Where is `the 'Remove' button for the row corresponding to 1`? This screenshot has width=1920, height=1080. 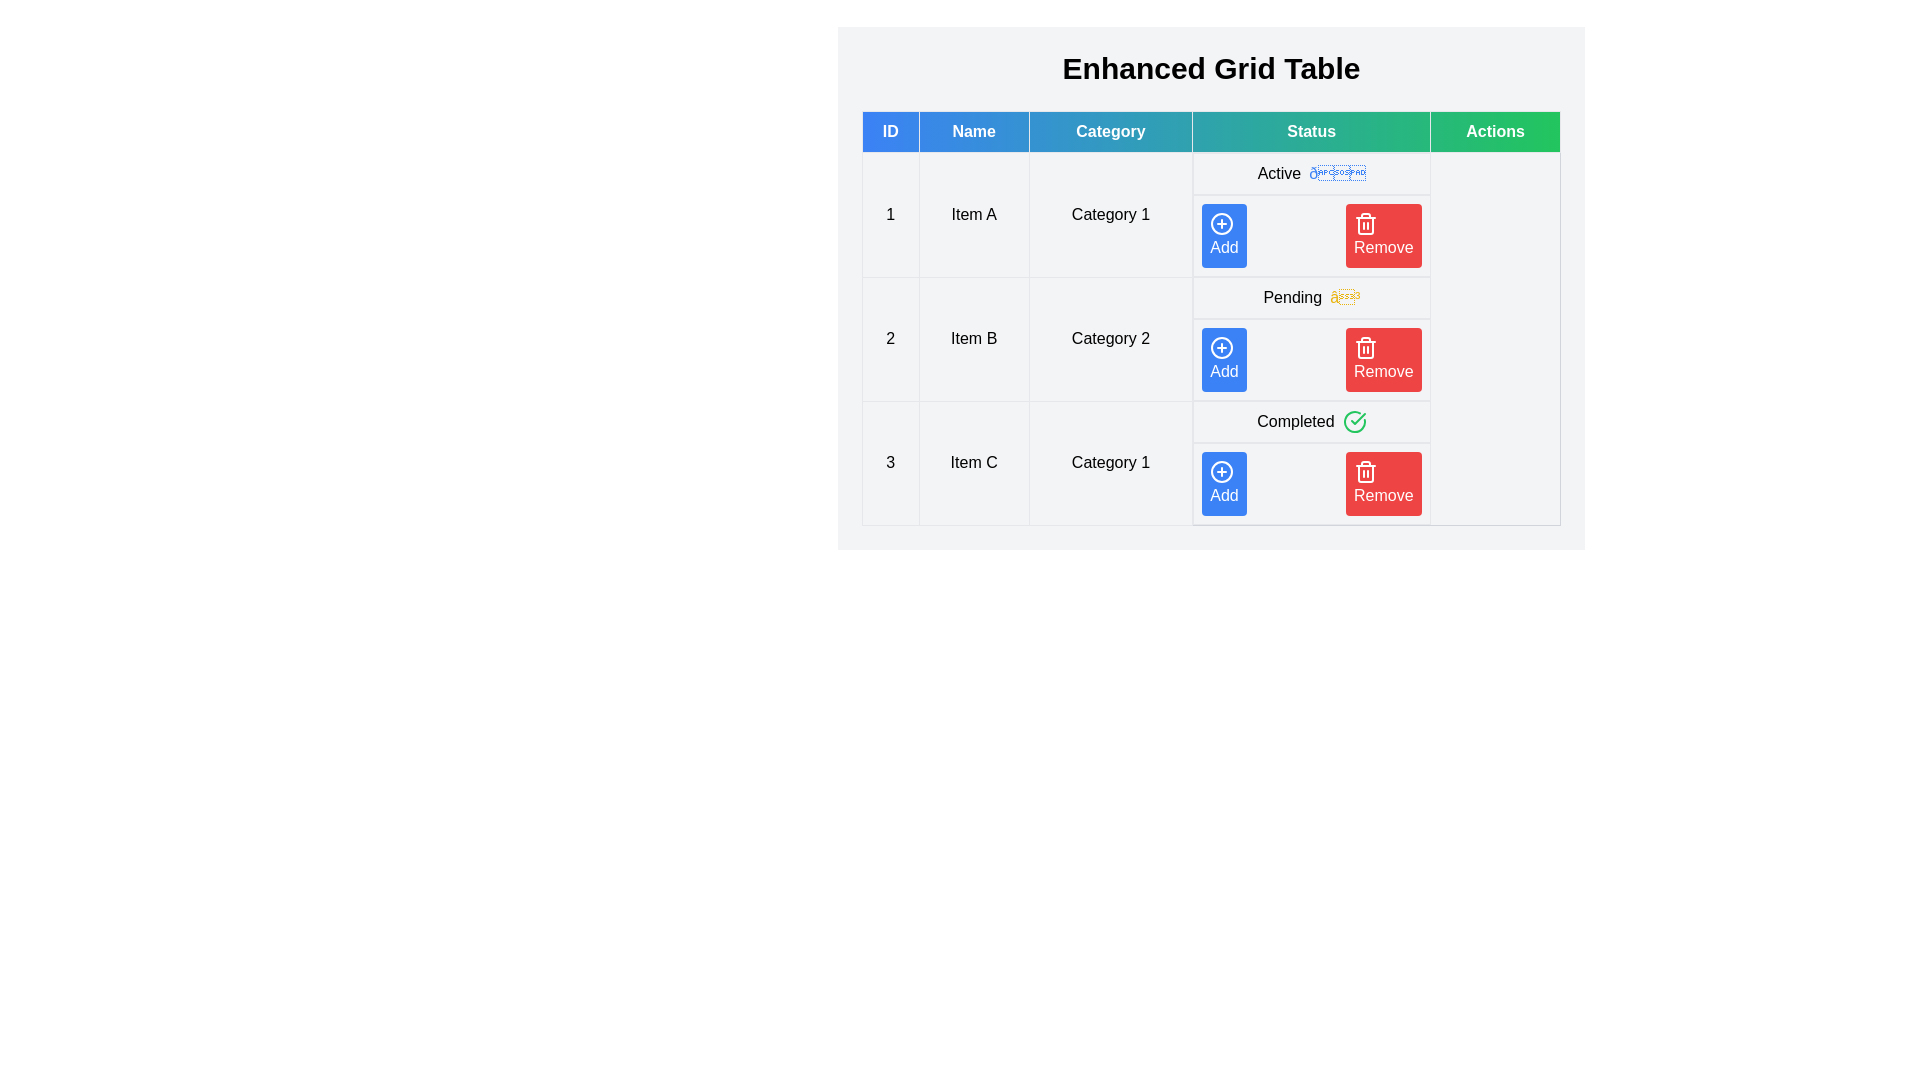
the 'Remove' button for the row corresponding to 1 is located at coordinates (1382, 234).